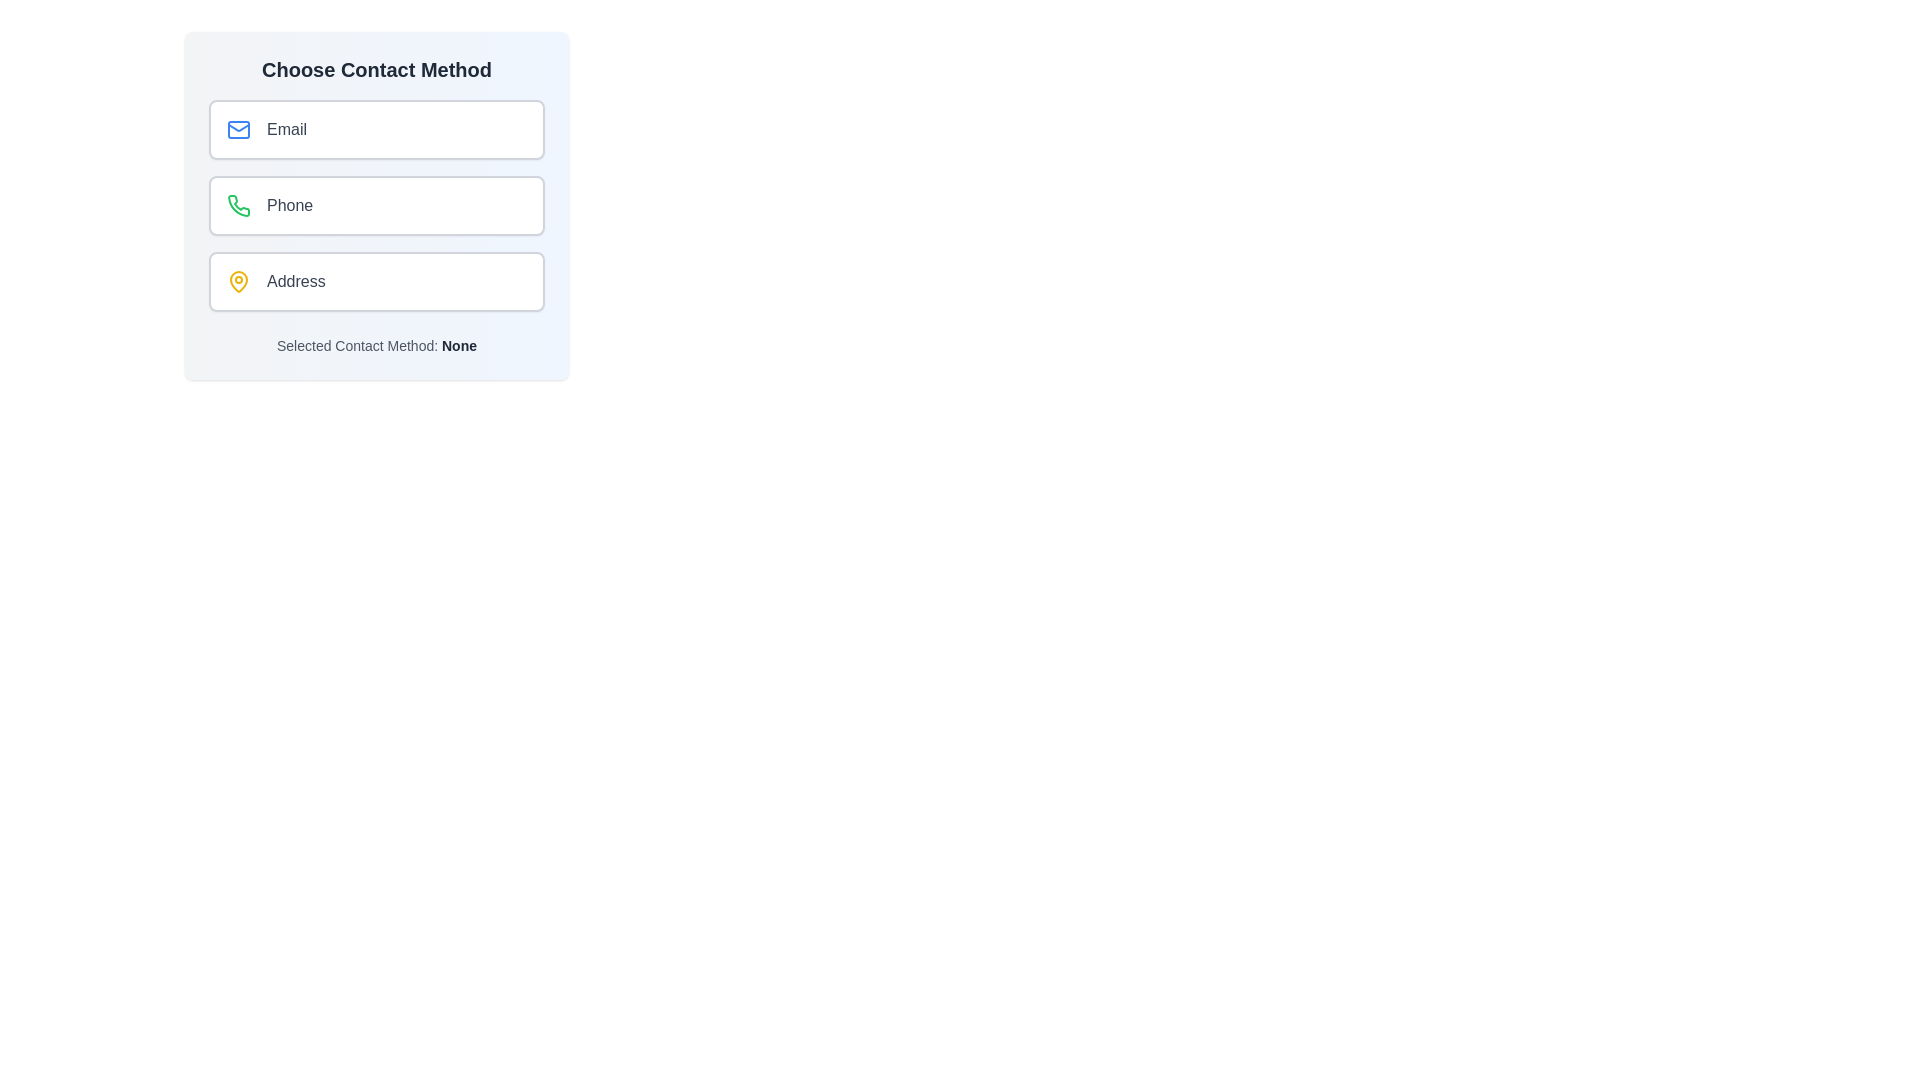  I want to click on the text label of the contact method Address, so click(295, 281).